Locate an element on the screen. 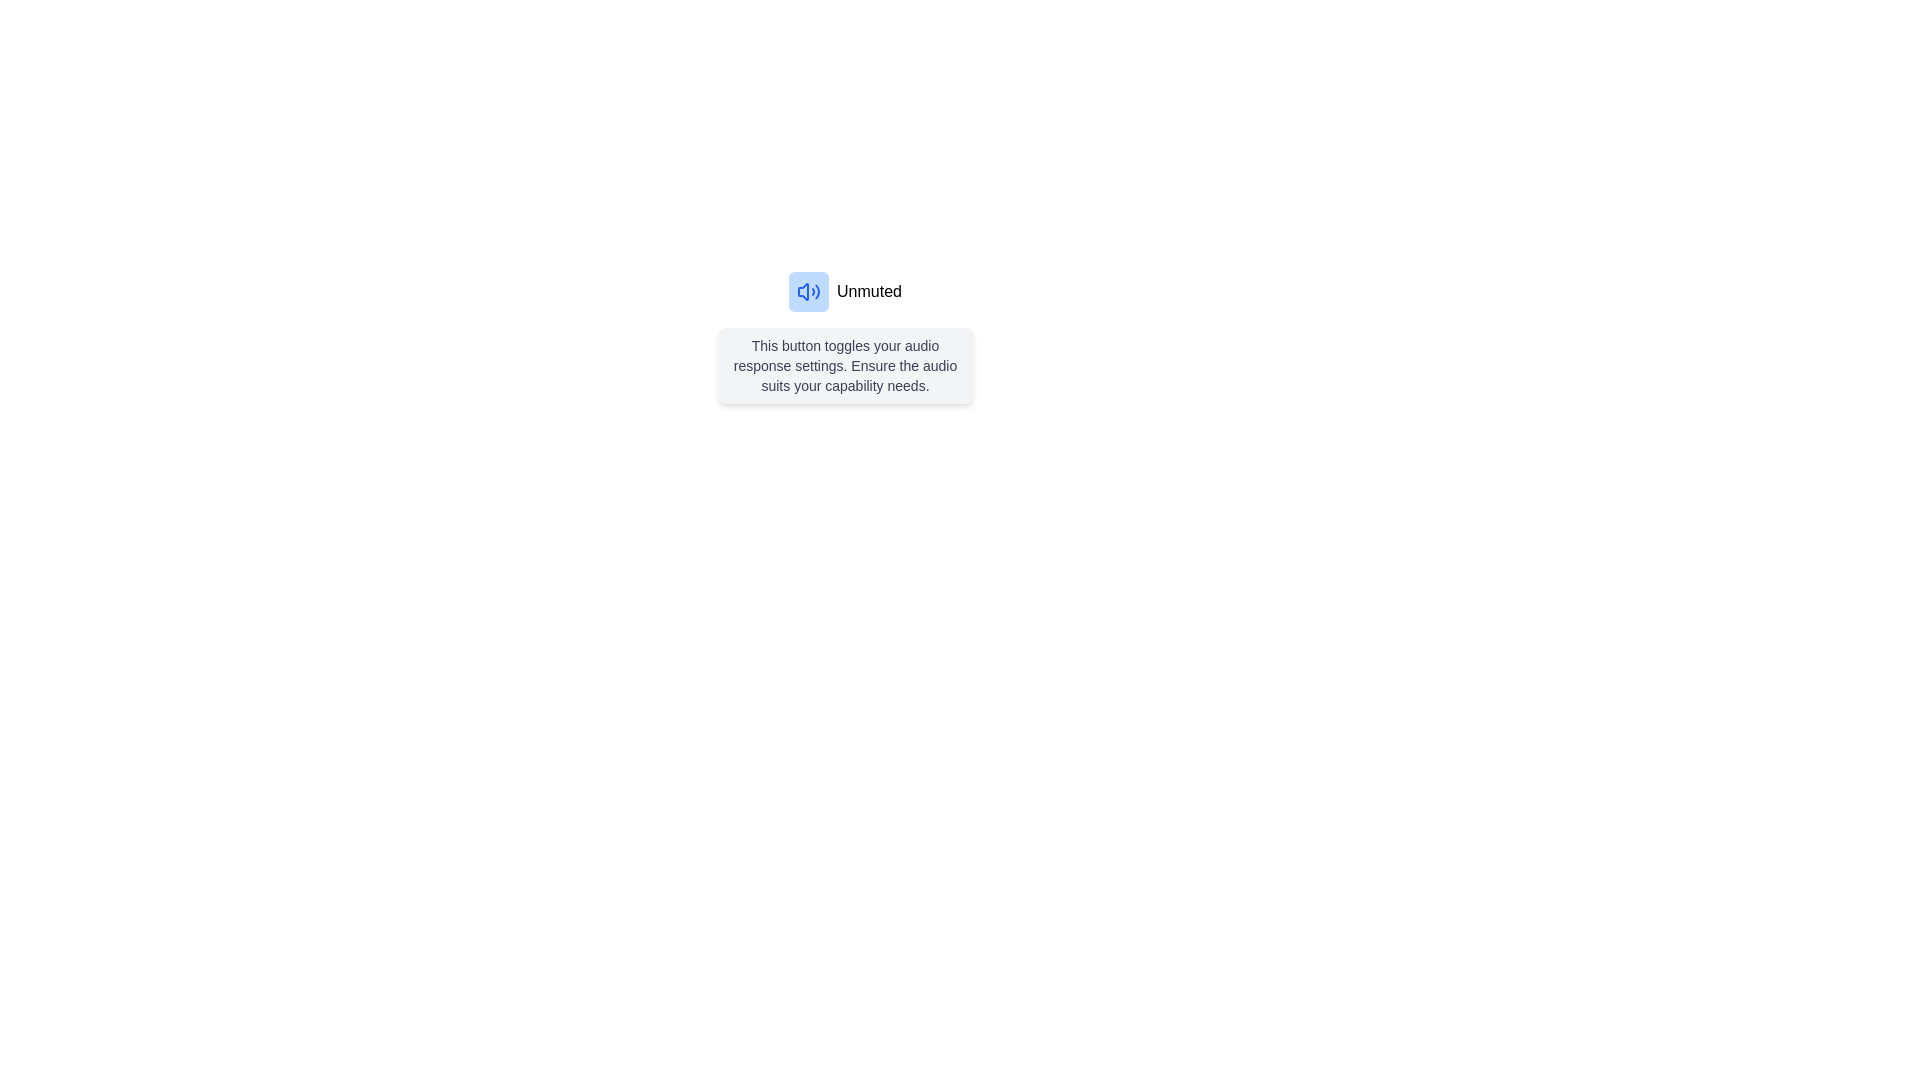 The width and height of the screenshot is (1920, 1080). the leftmost part of the speaker icon representing an unmuted audio state, located at the center of the interface above the text 'Unmuted' is located at coordinates (803, 292).